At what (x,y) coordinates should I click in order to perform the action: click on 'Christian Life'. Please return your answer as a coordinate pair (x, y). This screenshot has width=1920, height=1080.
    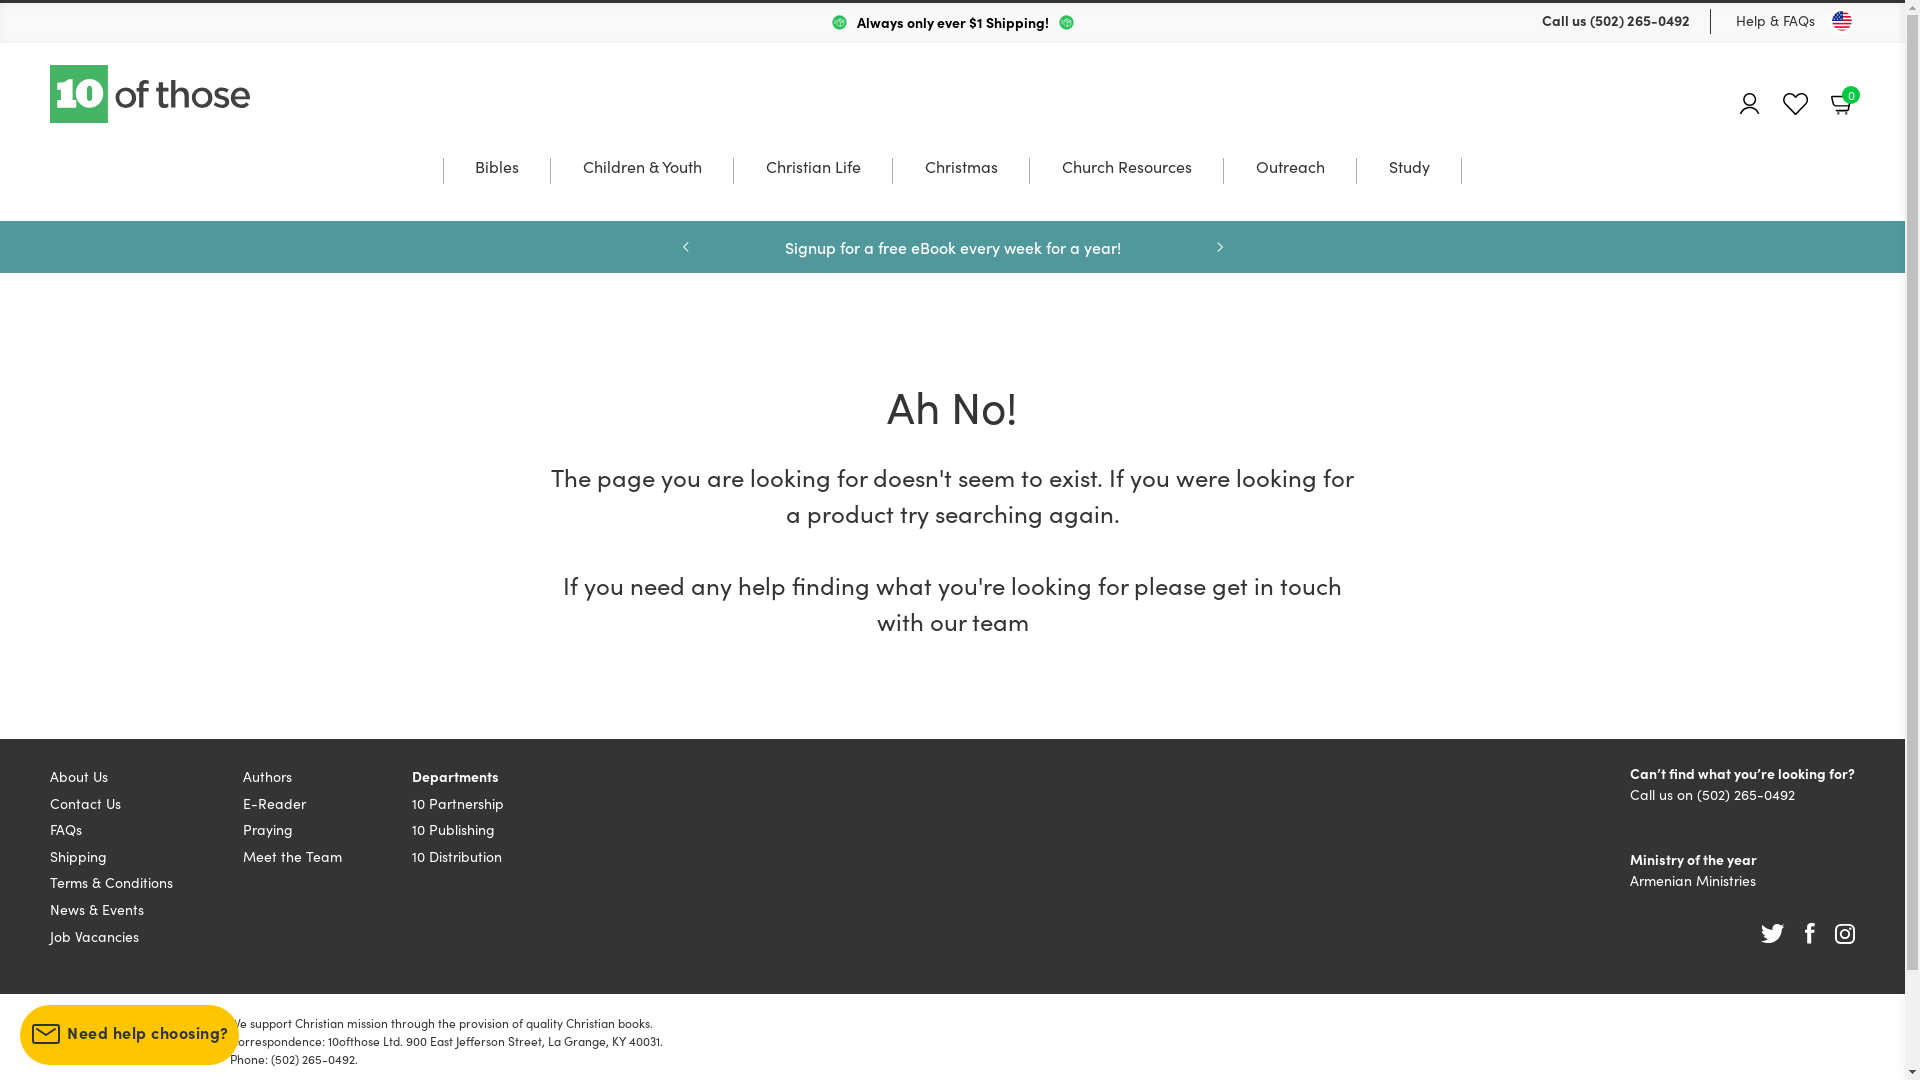
    Looking at the image, I should click on (765, 185).